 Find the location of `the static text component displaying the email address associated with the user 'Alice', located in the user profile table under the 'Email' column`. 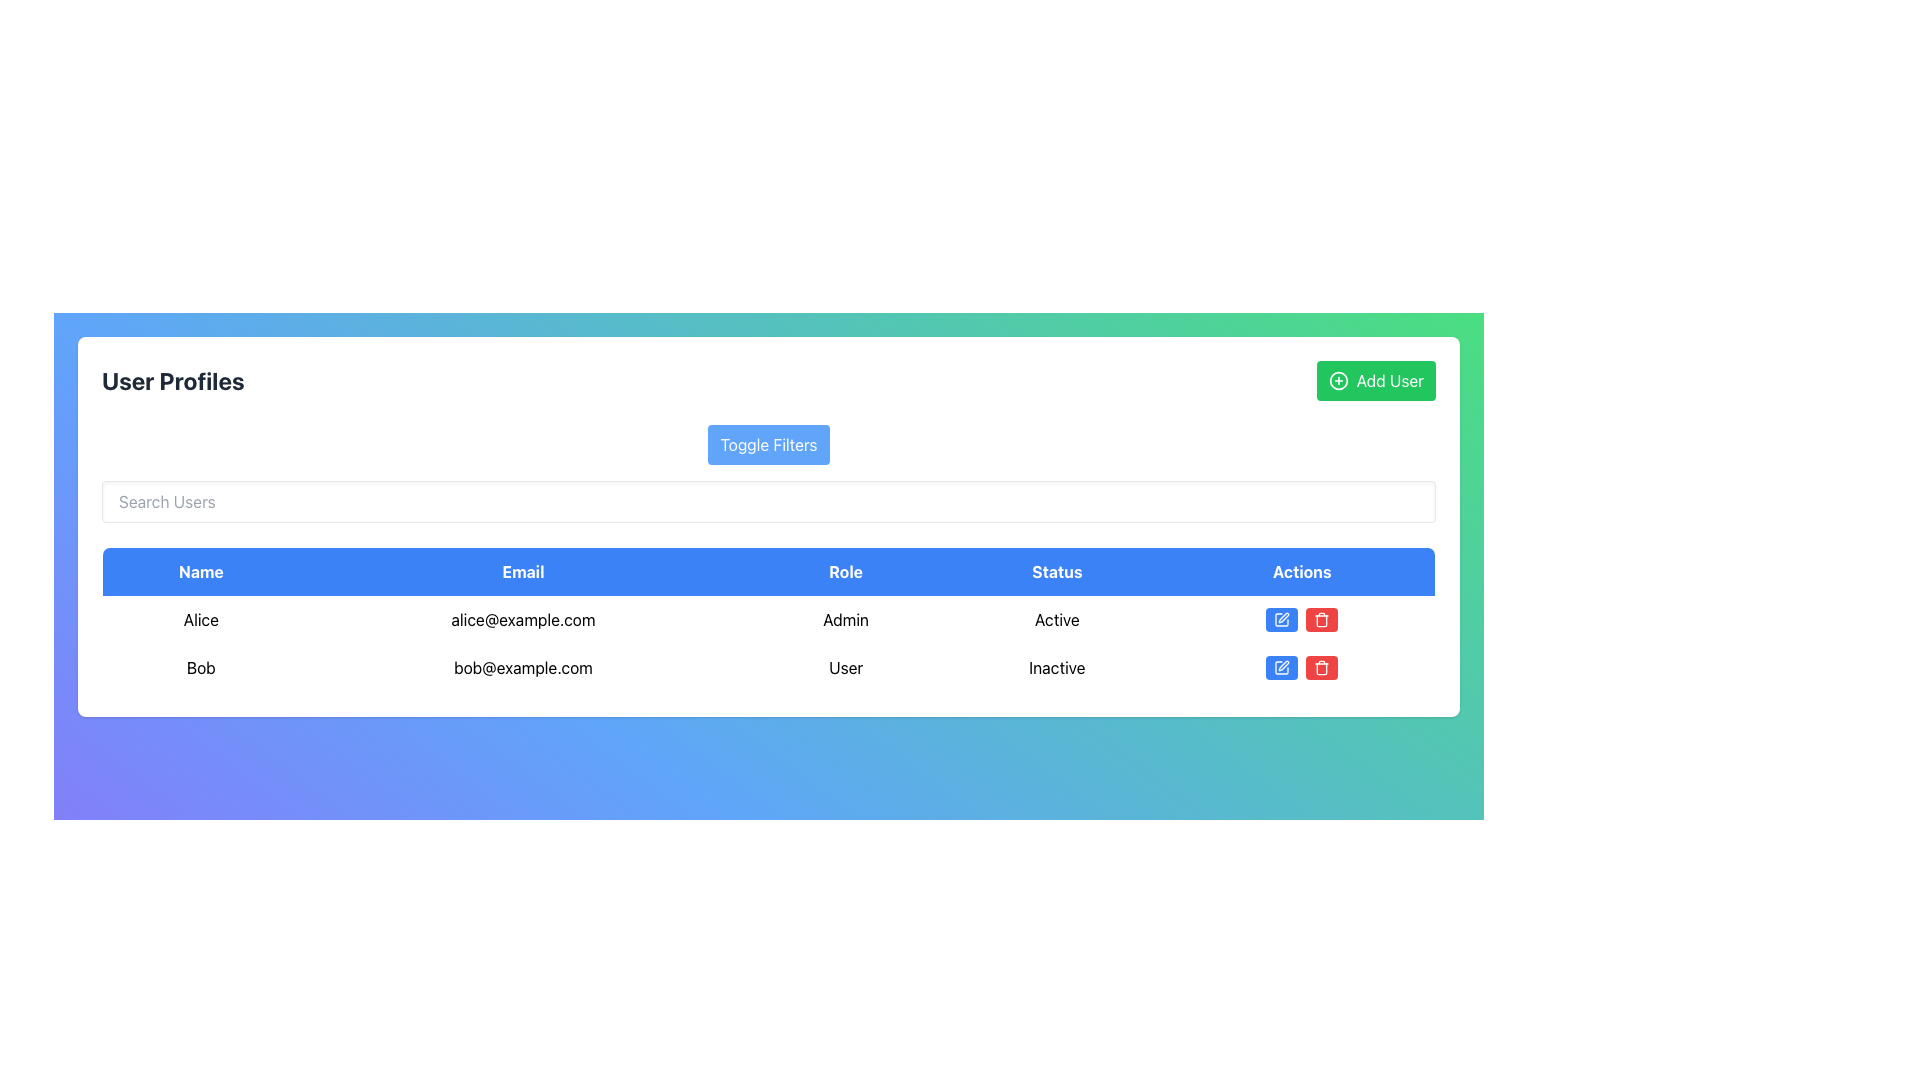

the static text component displaying the email address associated with the user 'Alice', located in the user profile table under the 'Email' column is located at coordinates (523, 619).